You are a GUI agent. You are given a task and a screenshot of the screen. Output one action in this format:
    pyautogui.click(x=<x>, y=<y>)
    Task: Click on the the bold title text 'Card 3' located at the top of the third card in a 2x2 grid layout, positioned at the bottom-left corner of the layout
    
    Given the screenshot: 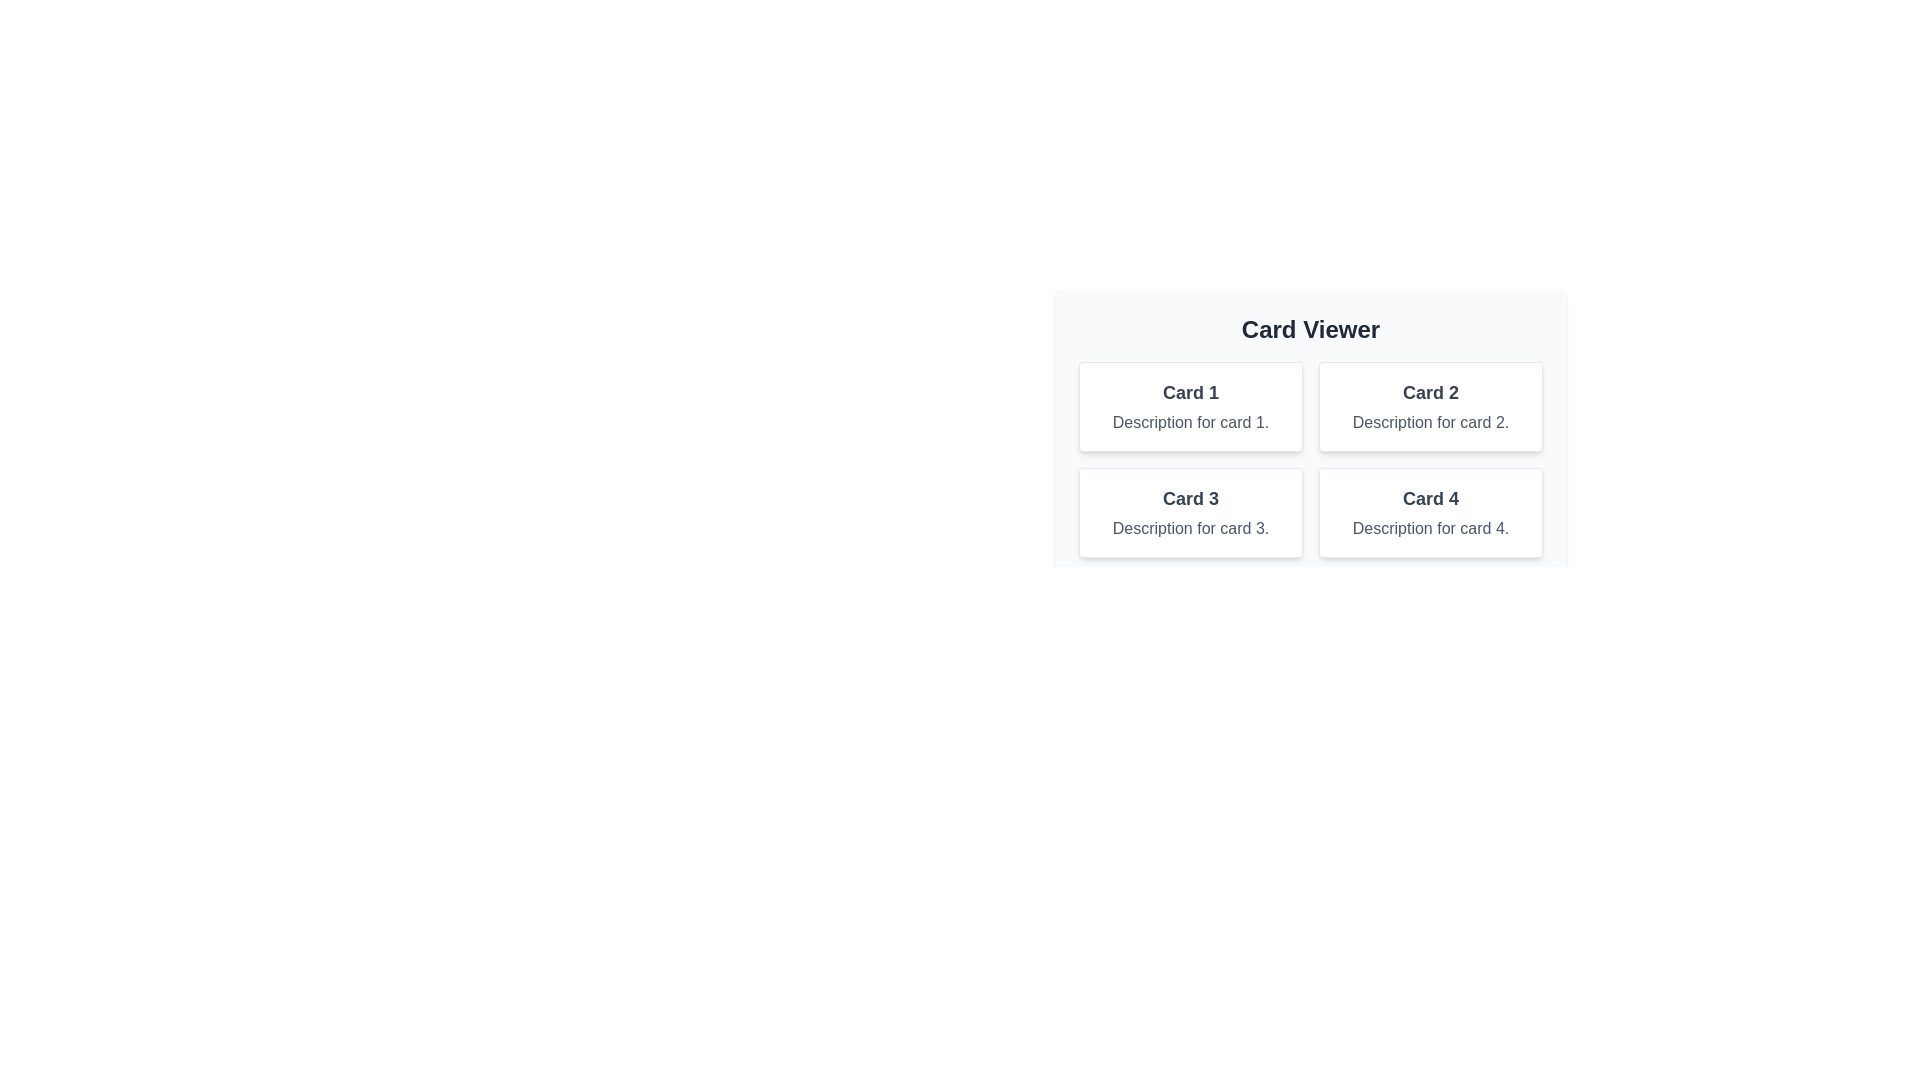 What is the action you would take?
    pyautogui.click(x=1190, y=497)
    